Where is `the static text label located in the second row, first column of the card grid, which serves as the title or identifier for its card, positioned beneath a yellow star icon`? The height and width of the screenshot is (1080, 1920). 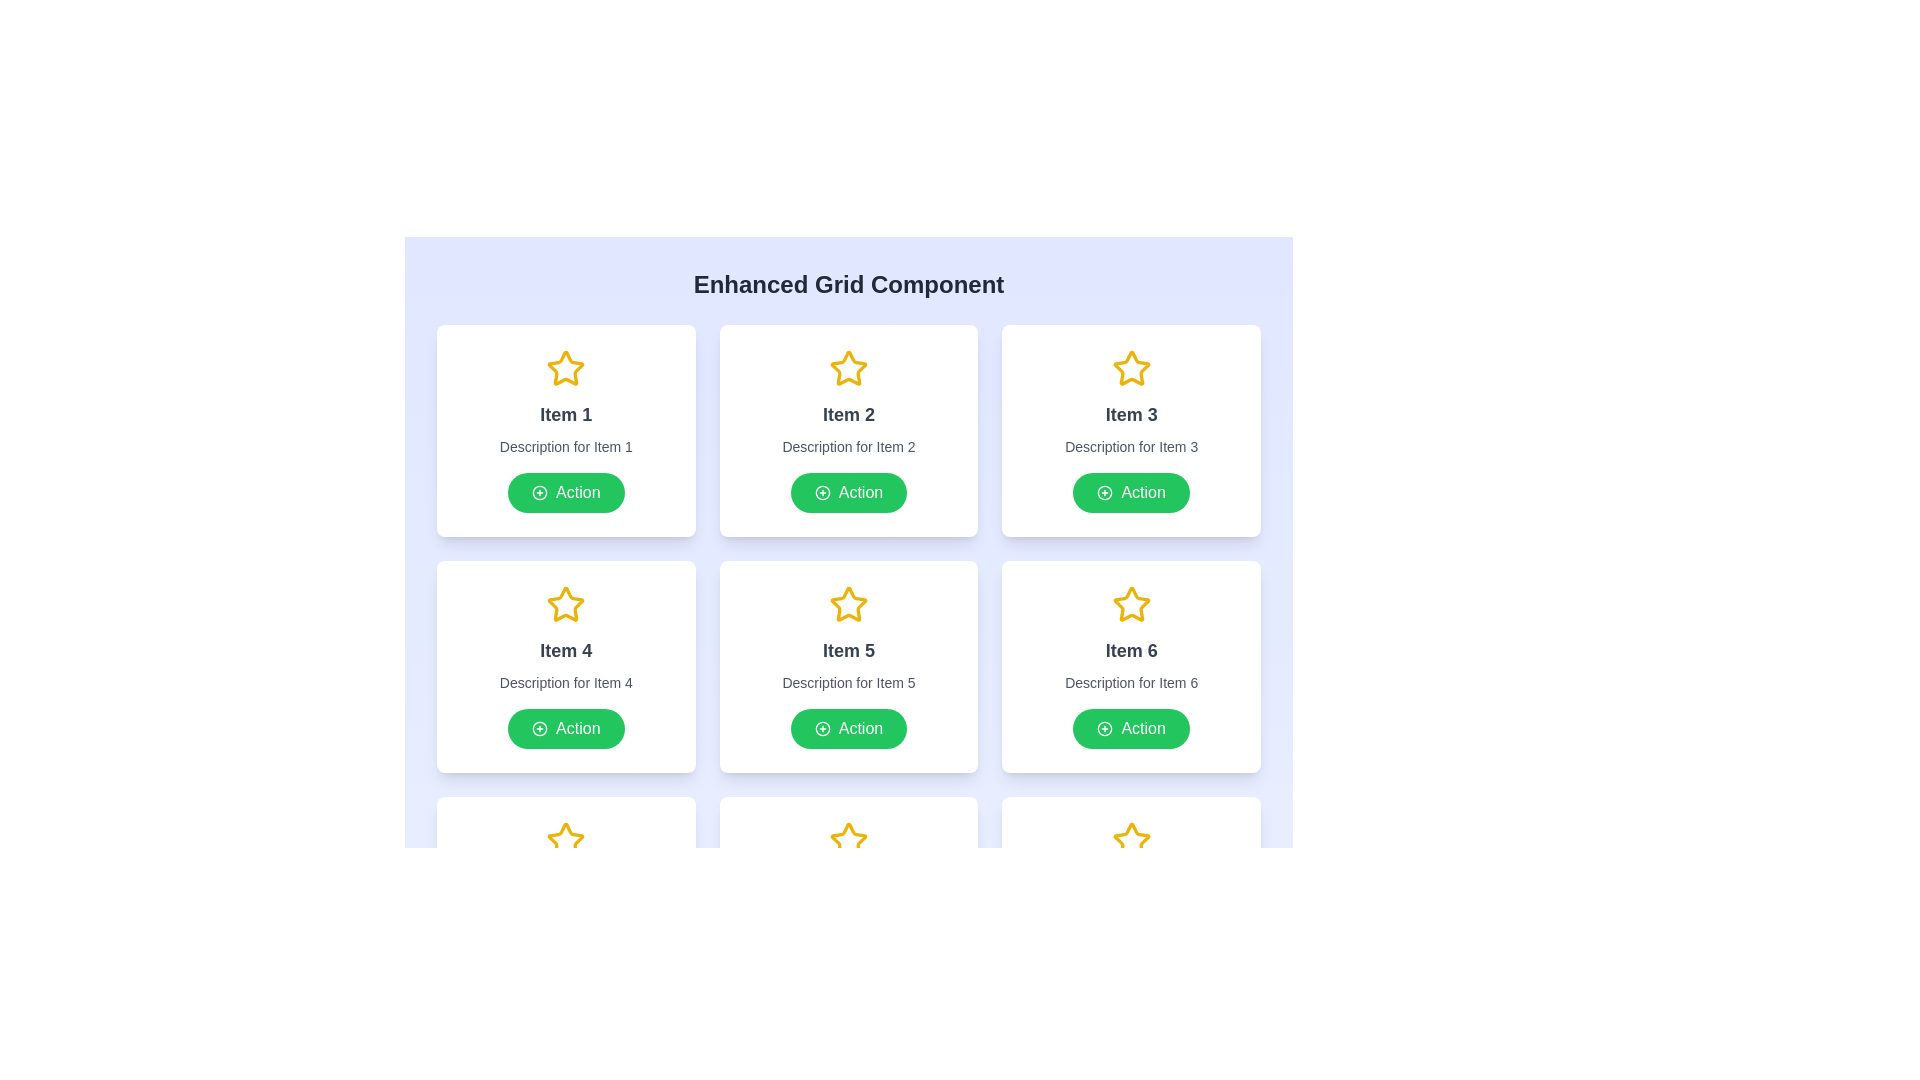 the static text label located in the second row, first column of the card grid, which serves as the title or identifier for its card, positioned beneath a yellow star icon is located at coordinates (565, 651).